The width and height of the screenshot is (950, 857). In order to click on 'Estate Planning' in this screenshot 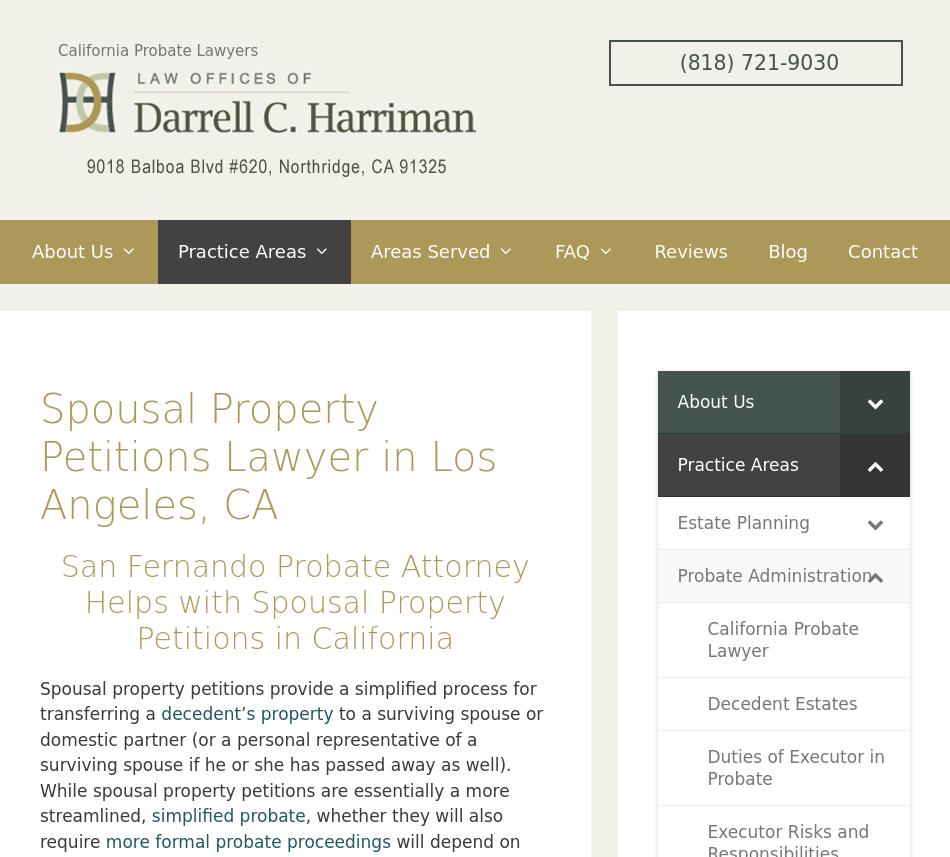, I will do `click(741, 520)`.